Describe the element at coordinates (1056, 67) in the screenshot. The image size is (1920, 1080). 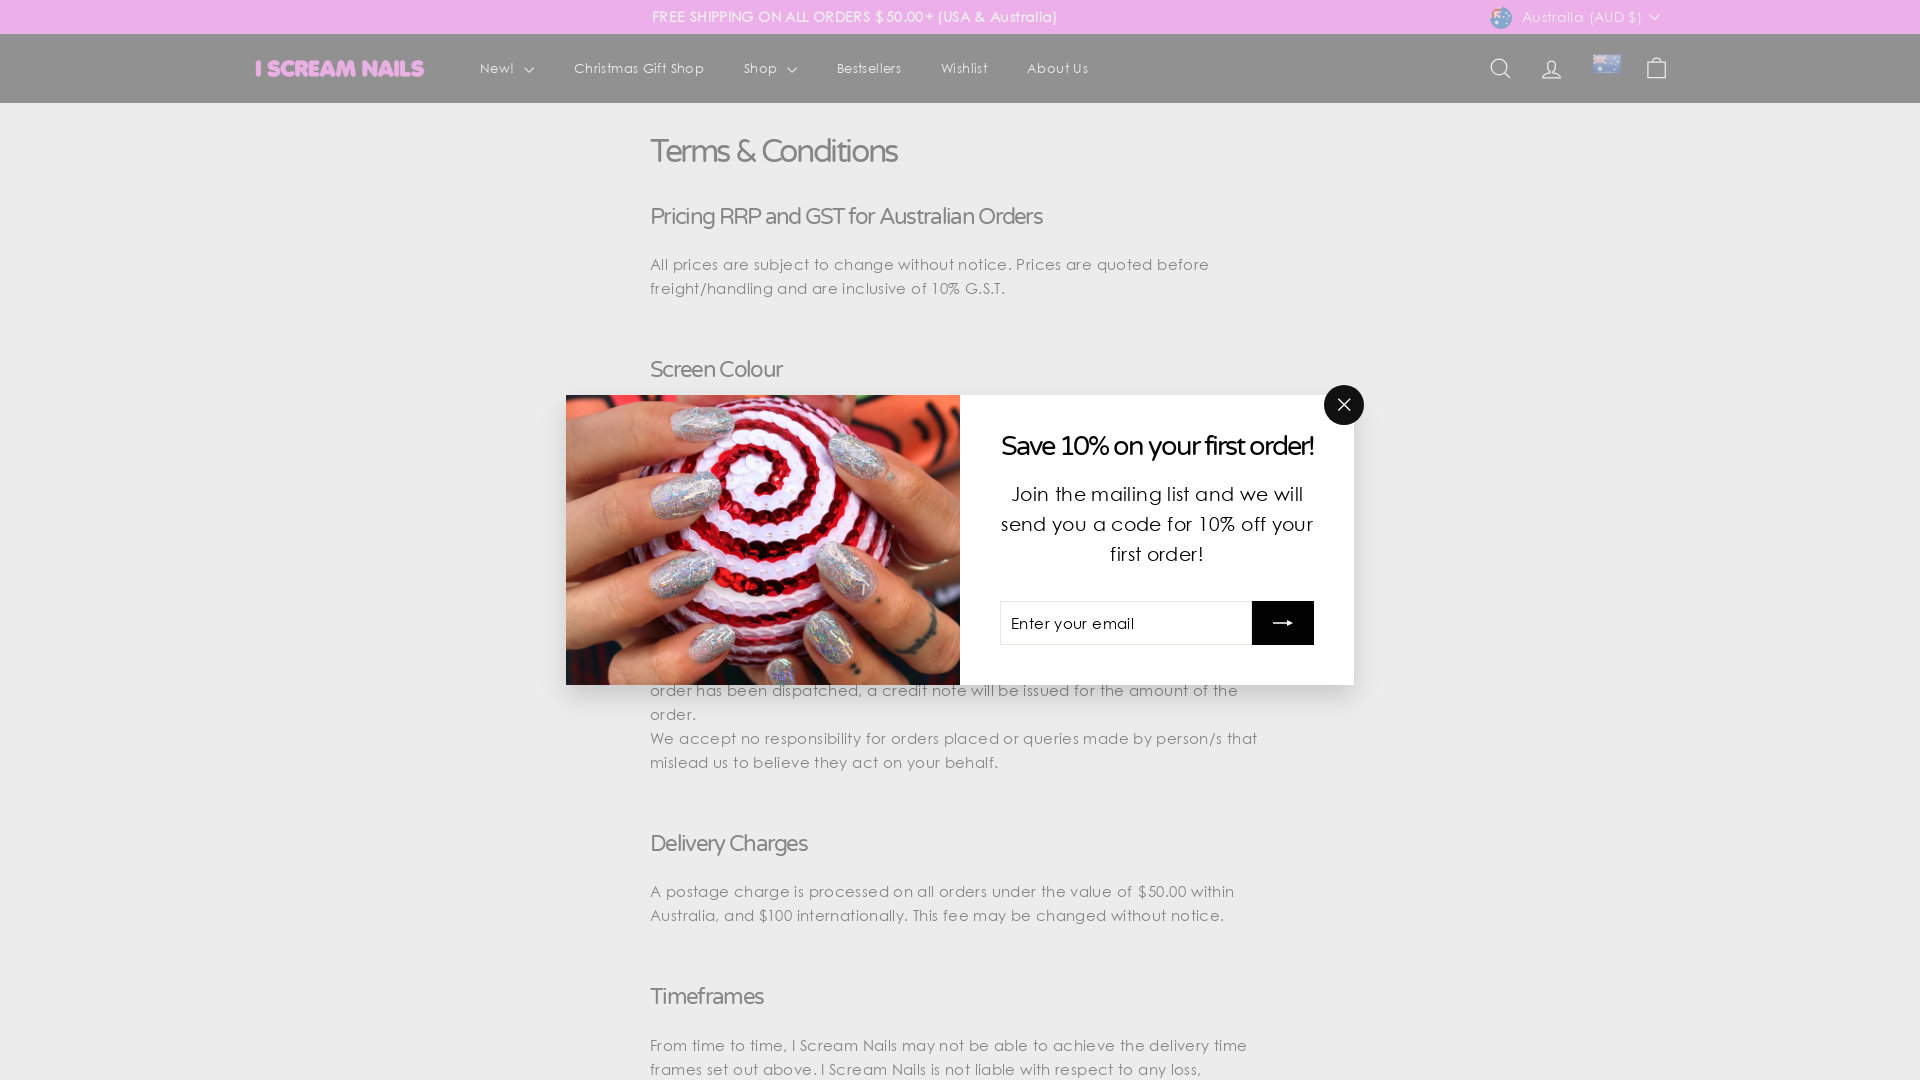
I see `'About Us'` at that location.